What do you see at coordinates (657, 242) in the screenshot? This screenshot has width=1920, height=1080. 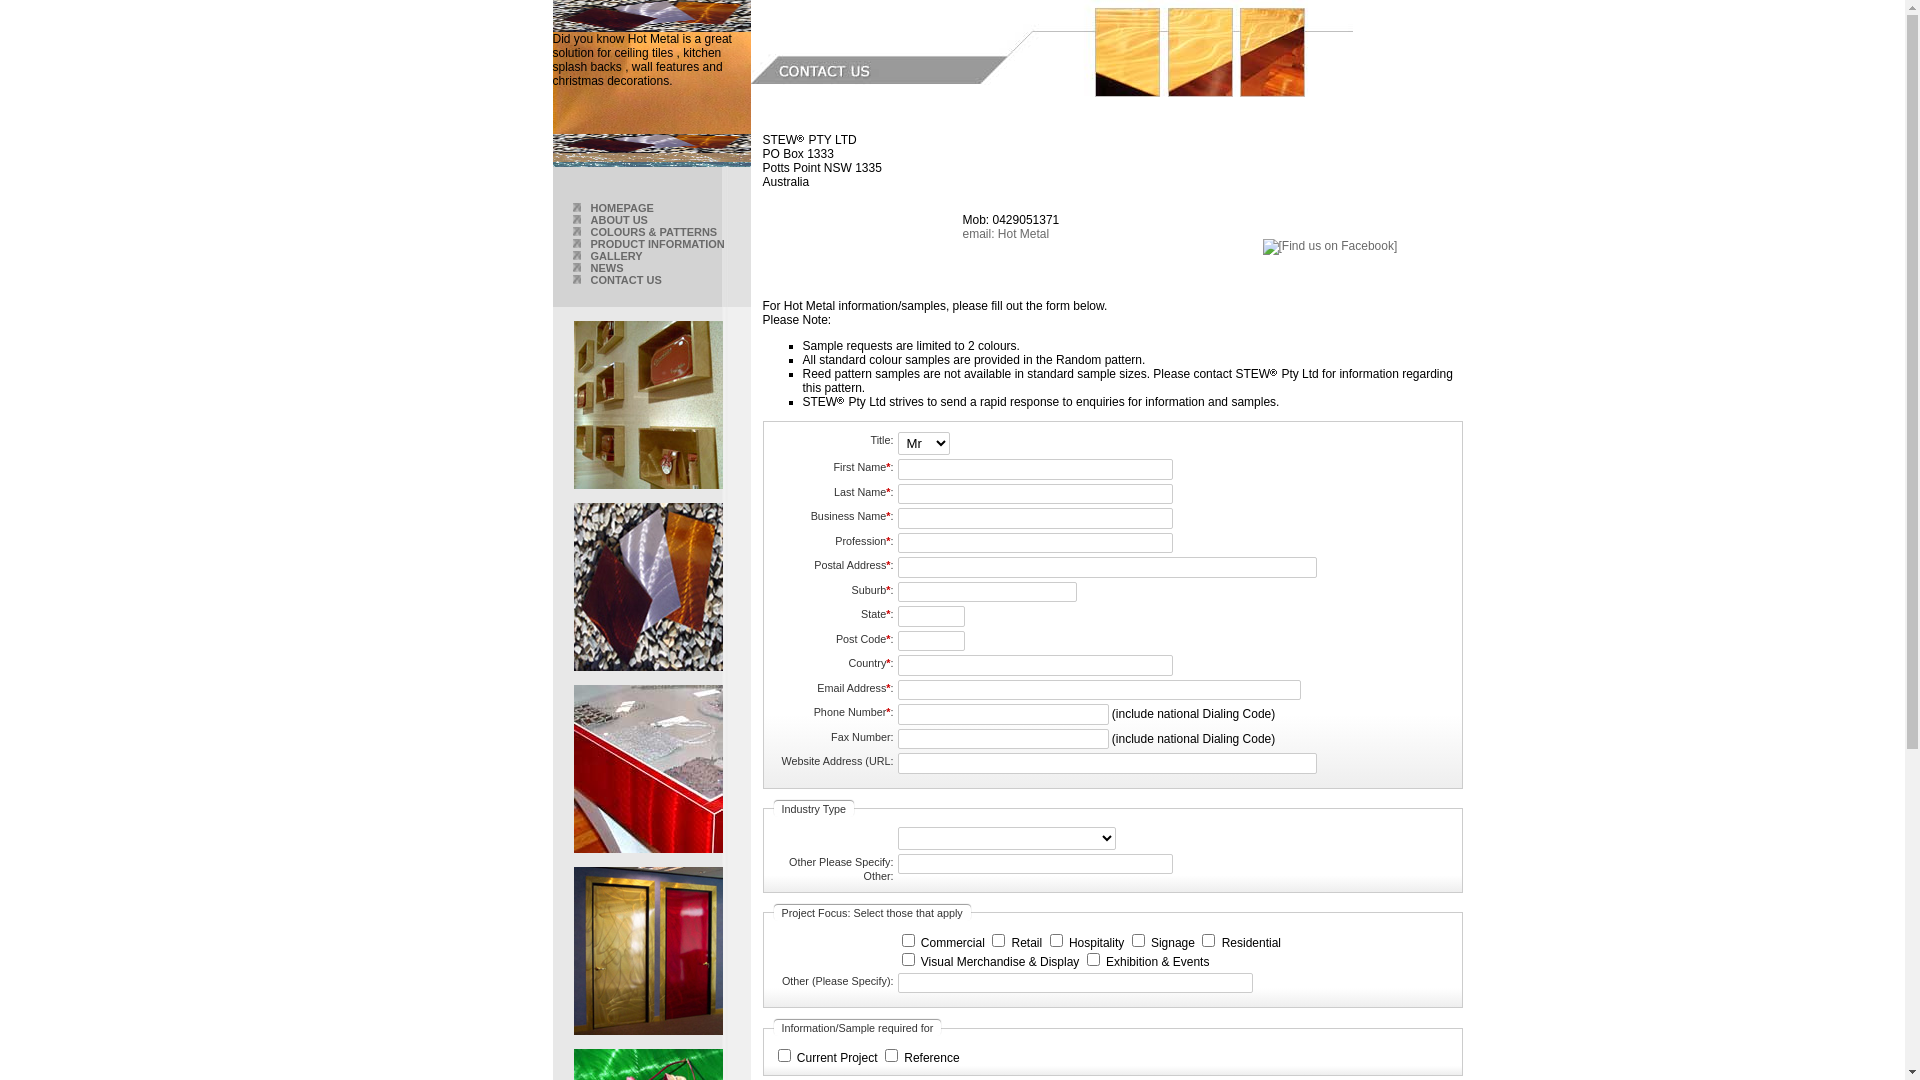 I see `'PRODUCT INFORMATION'` at bounding box center [657, 242].